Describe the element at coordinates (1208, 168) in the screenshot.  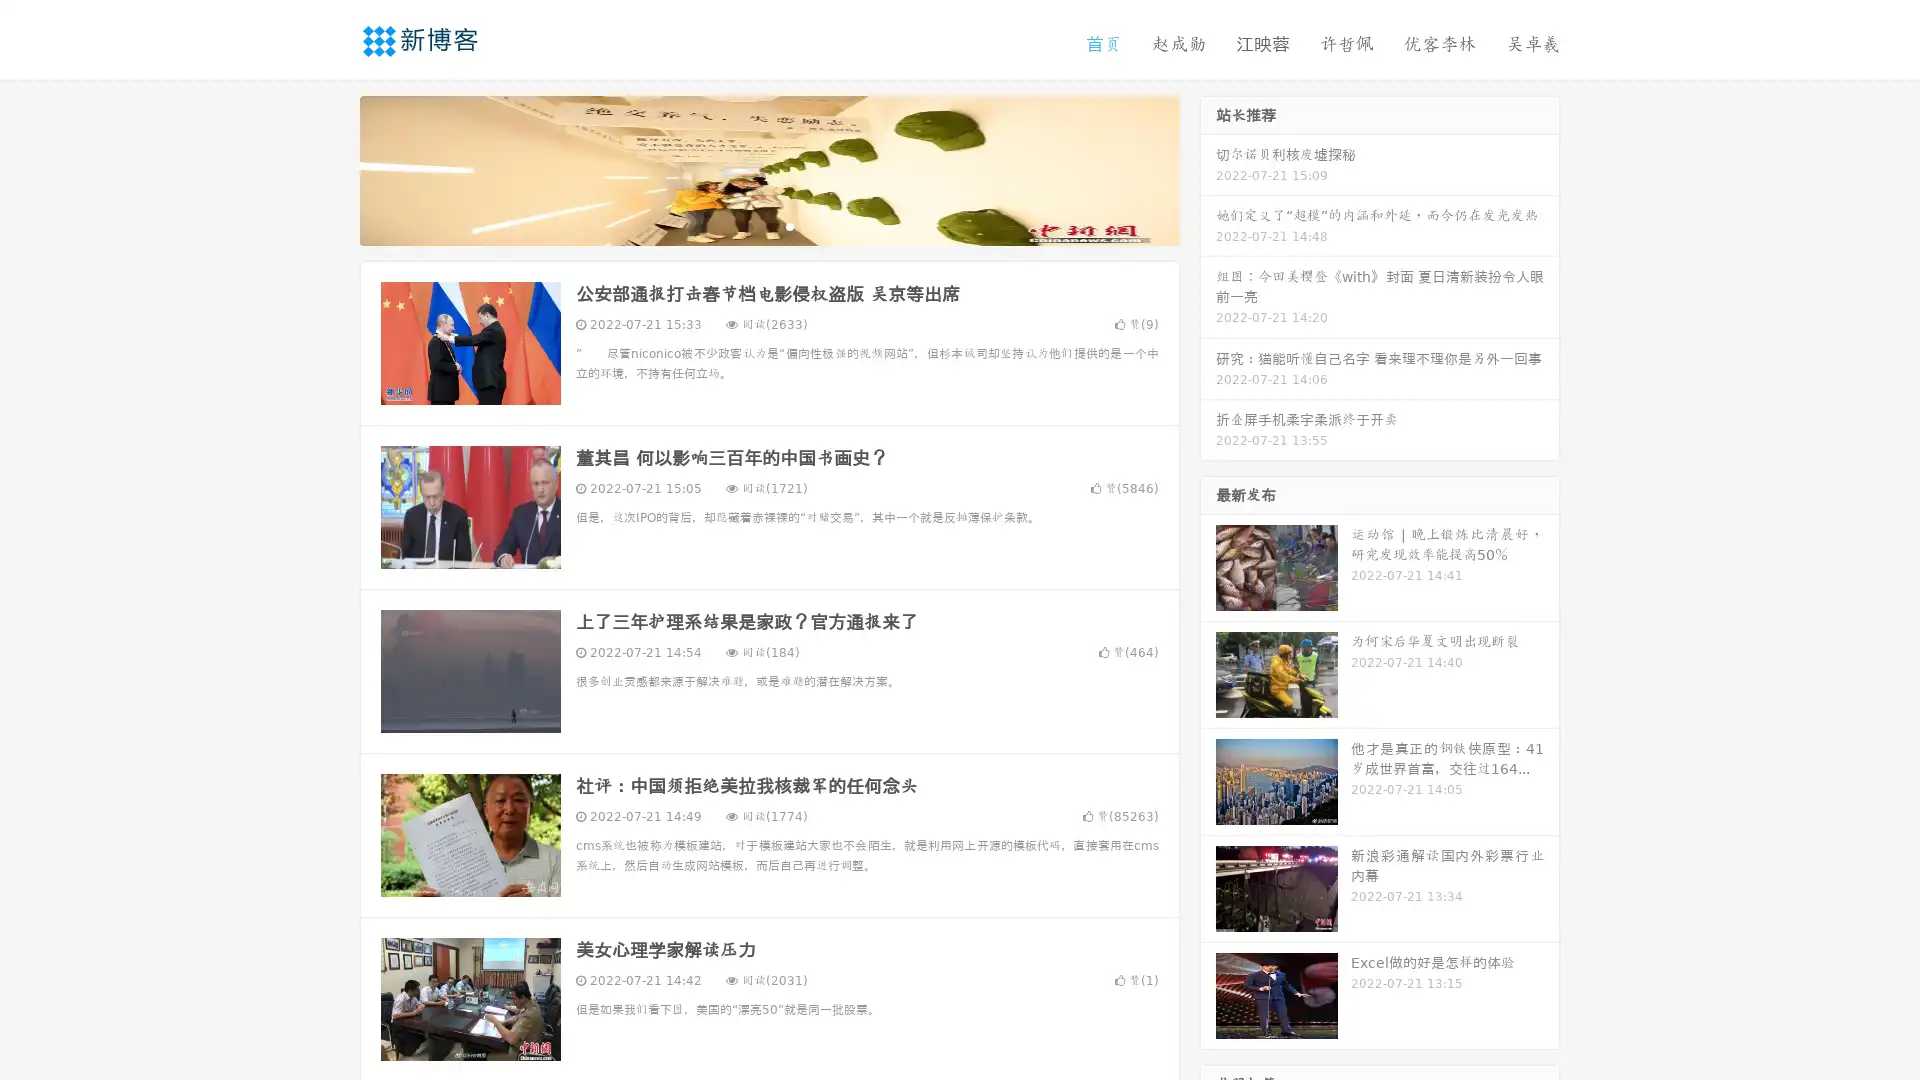
I see `Next slide` at that location.